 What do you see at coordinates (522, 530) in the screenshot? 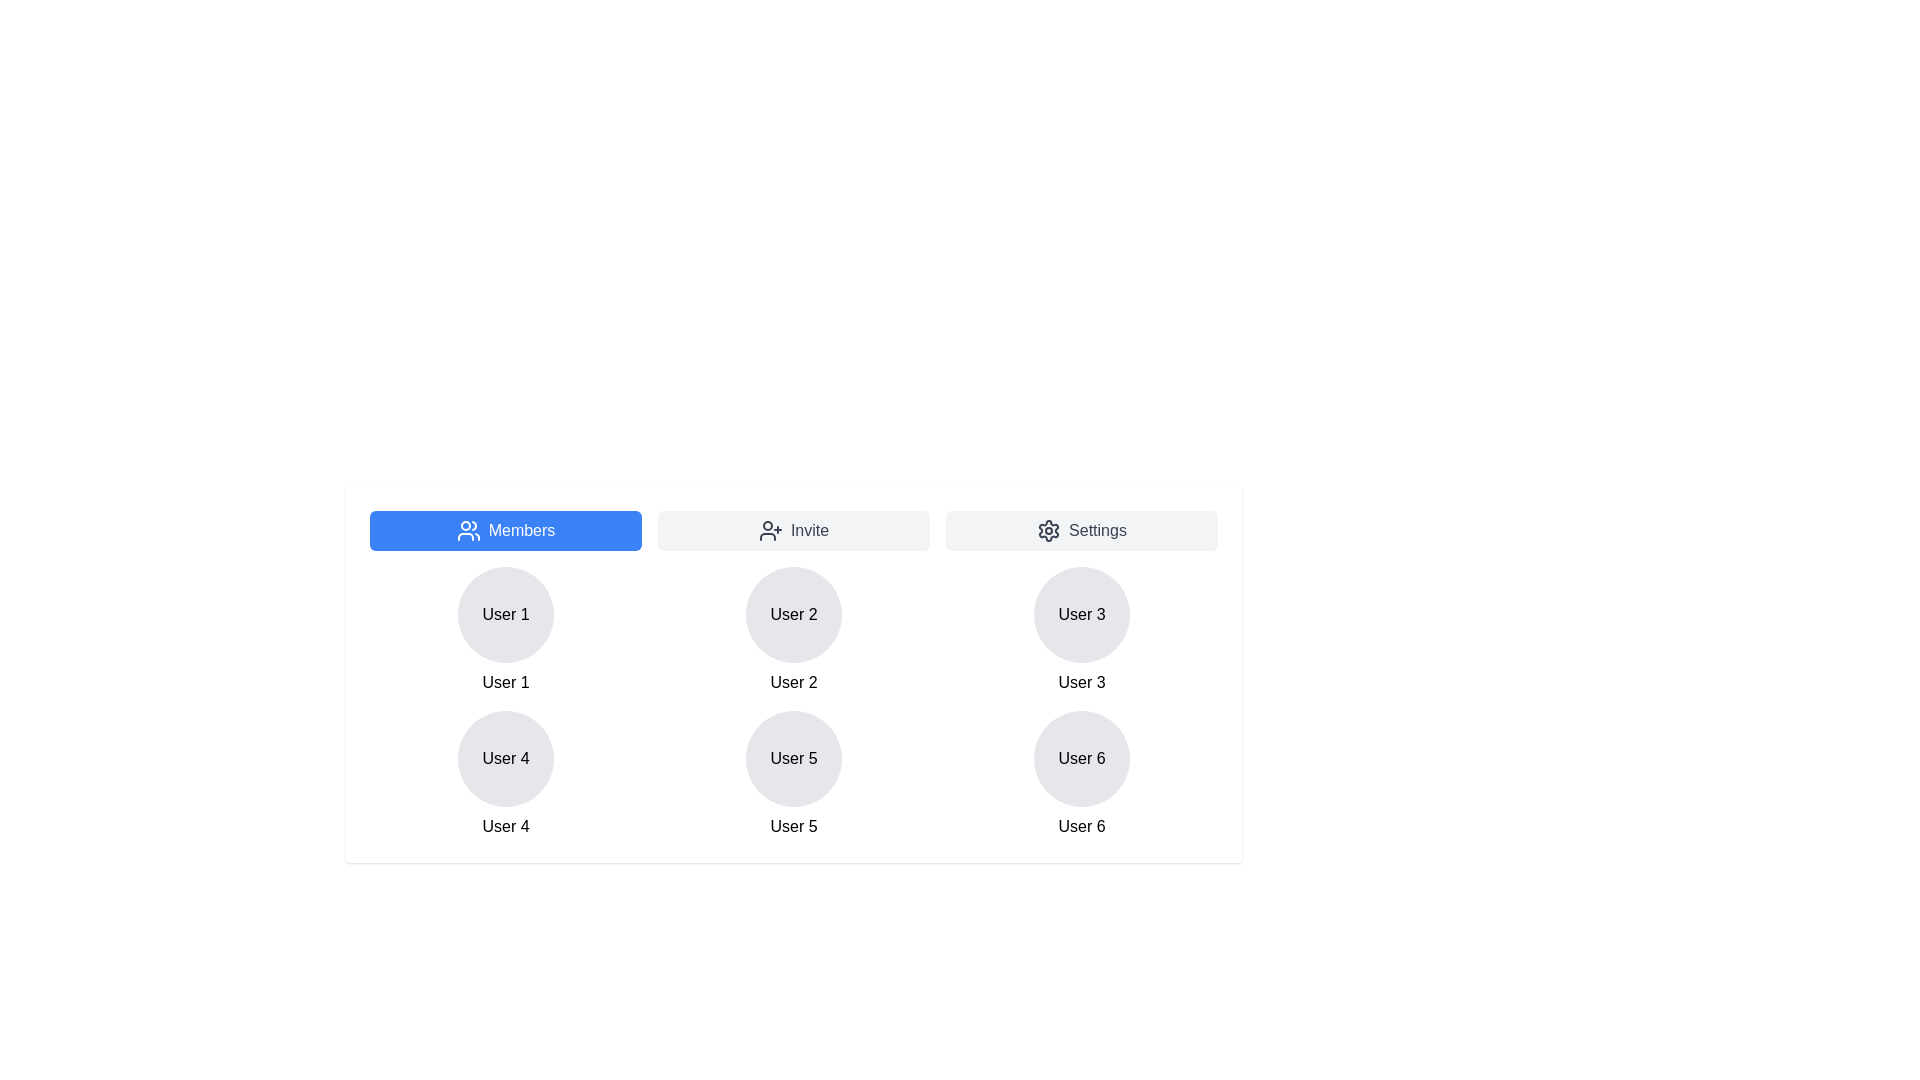
I see `the 'Members' text label within the button` at bounding box center [522, 530].